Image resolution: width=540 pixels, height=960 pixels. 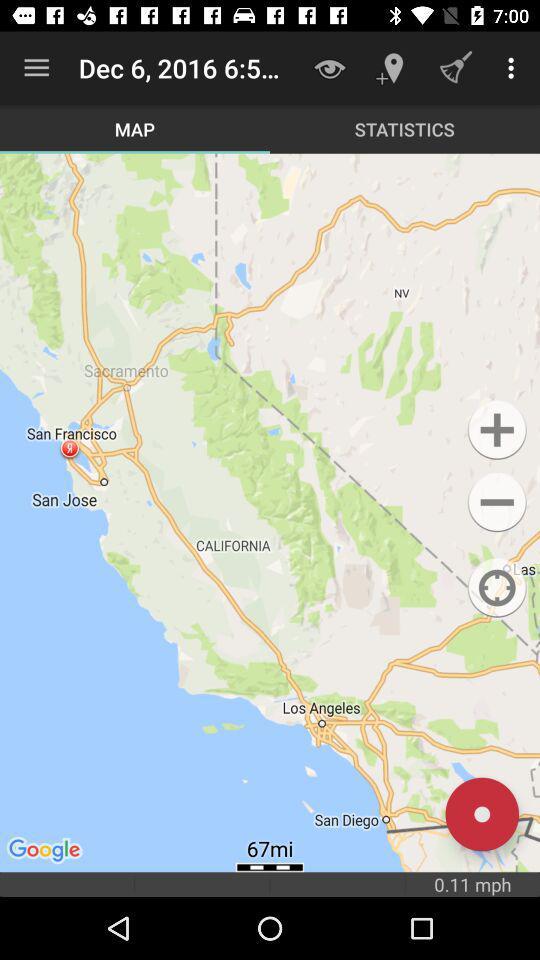 I want to click on the settings option, so click(x=496, y=501).